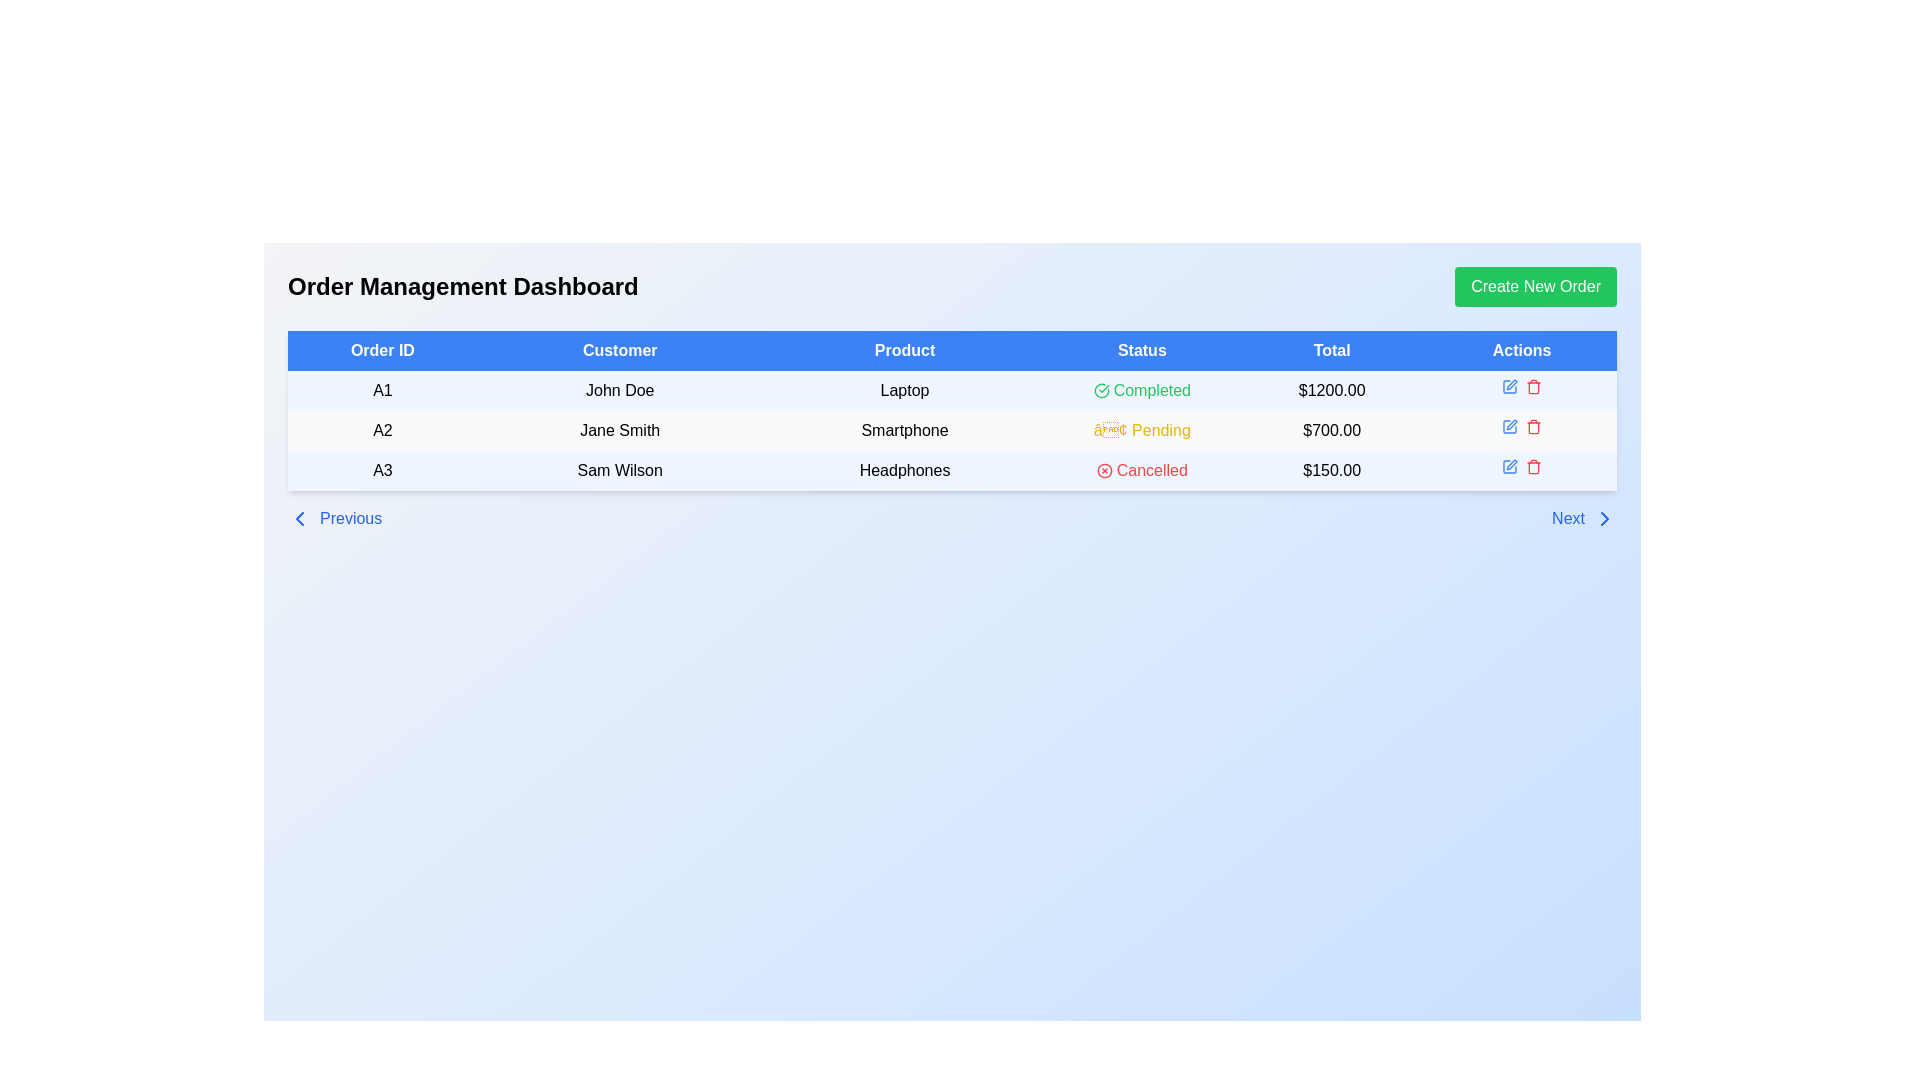  I want to click on the text 'John Doe' which is centrally aligned in the 'Customer' column of the table, styled in black on a lightly highlighted background, so click(619, 390).